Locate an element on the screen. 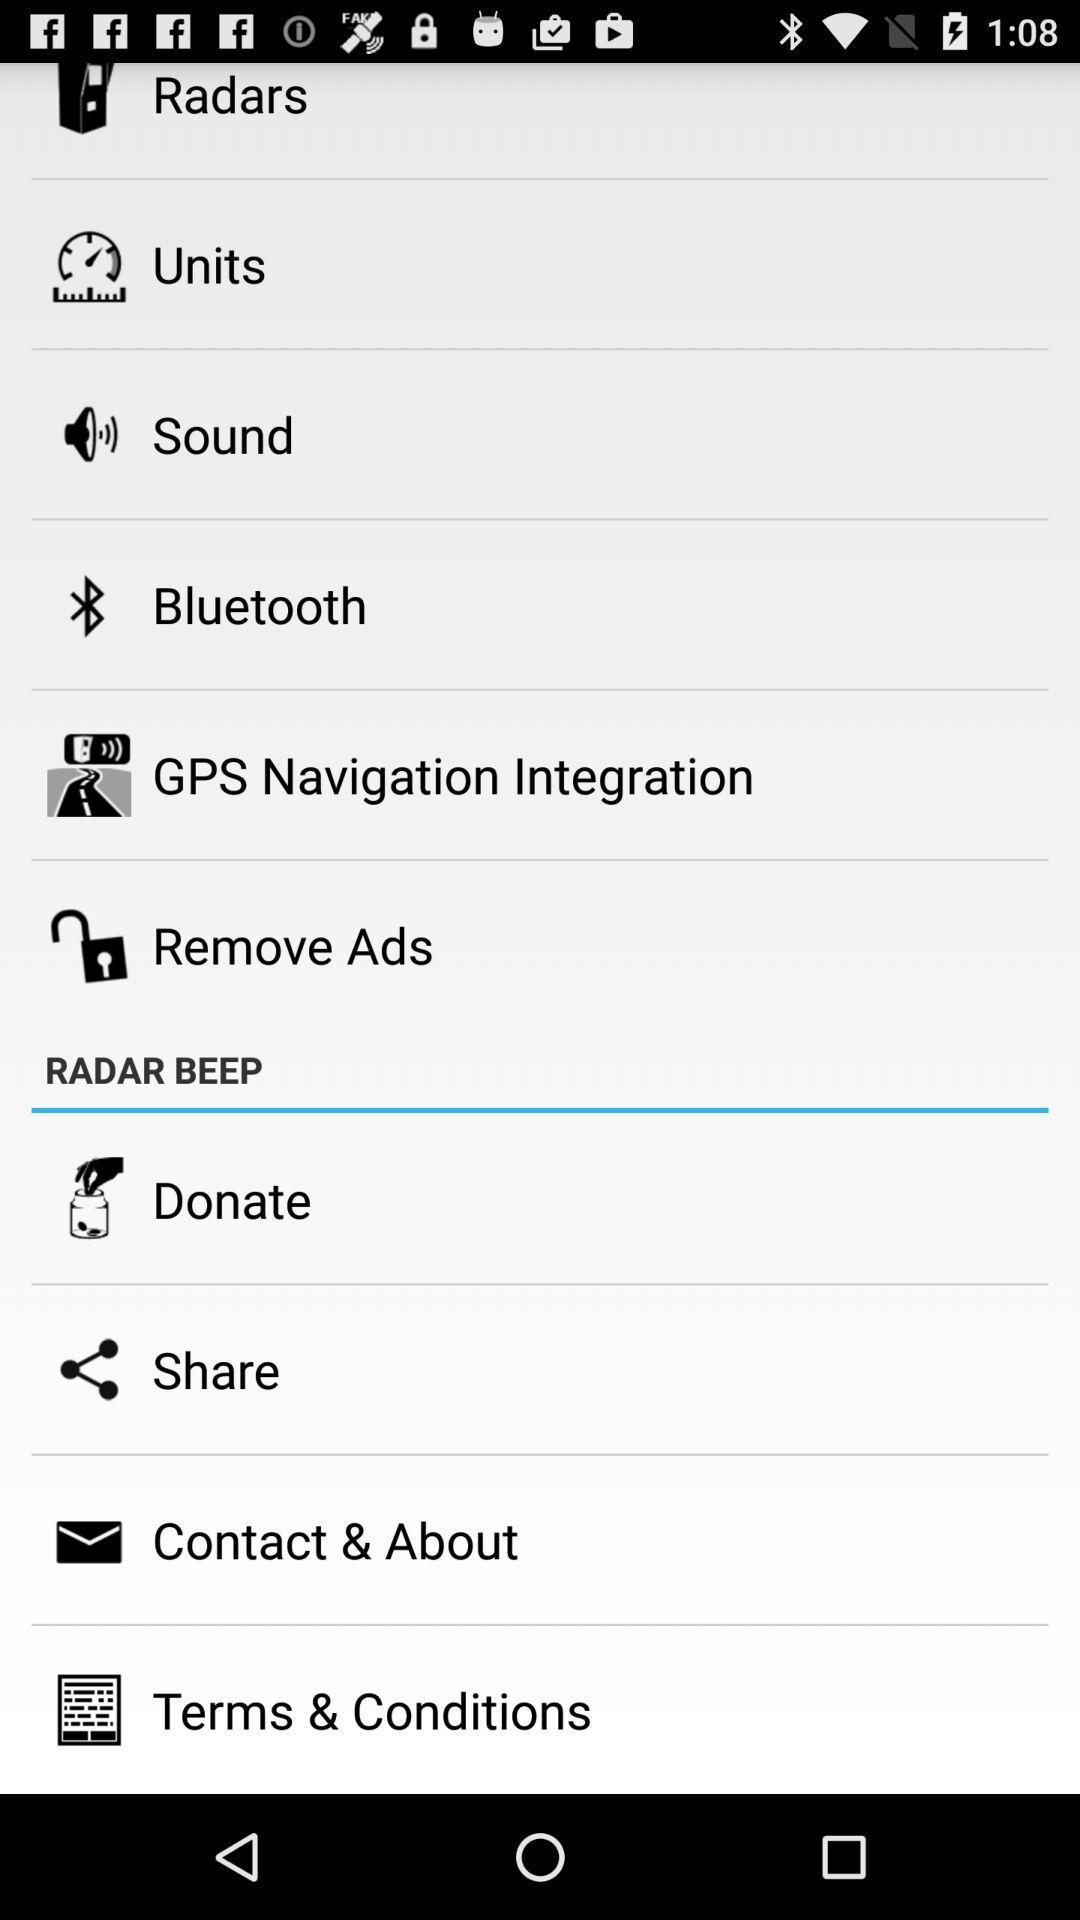 Image resolution: width=1080 pixels, height=1920 pixels. the icon beside gps navigation integration is located at coordinates (87, 773).